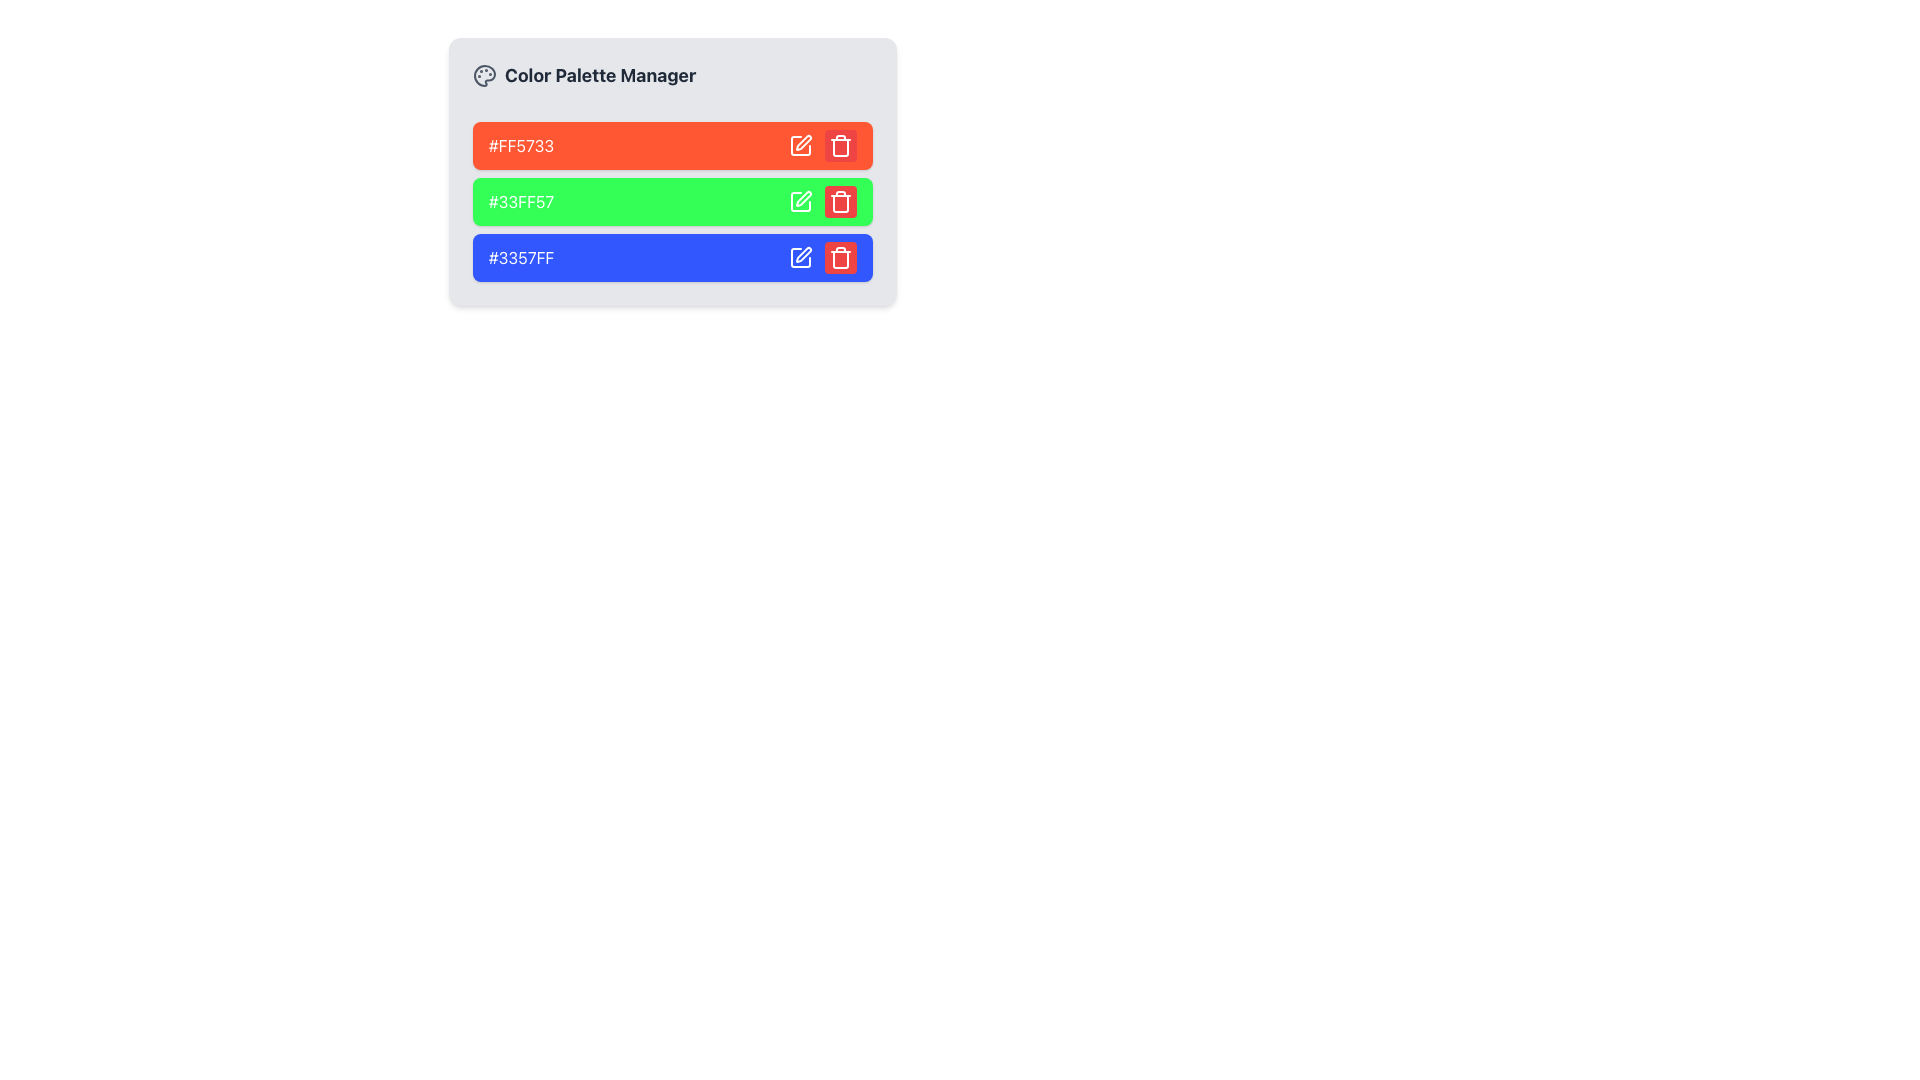  What do you see at coordinates (521, 145) in the screenshot?
I see `the Label displaying the hexadecimal code '#FF5733' in white text with a red background, located at the top of the Color Palette Manager section` at bounding box center [521, 145].